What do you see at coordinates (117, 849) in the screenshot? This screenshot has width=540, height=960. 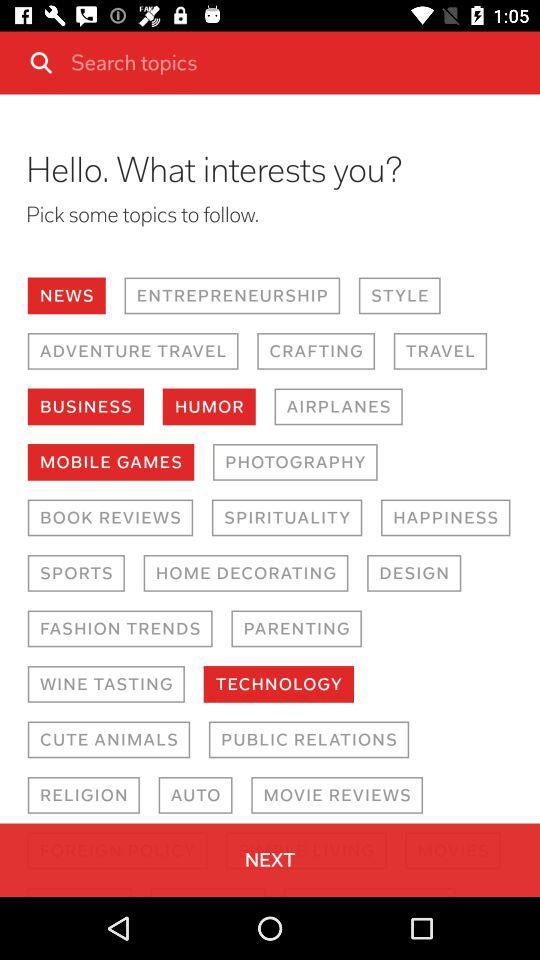 I see `icon above the science icon` at bounding box center [117, 849].